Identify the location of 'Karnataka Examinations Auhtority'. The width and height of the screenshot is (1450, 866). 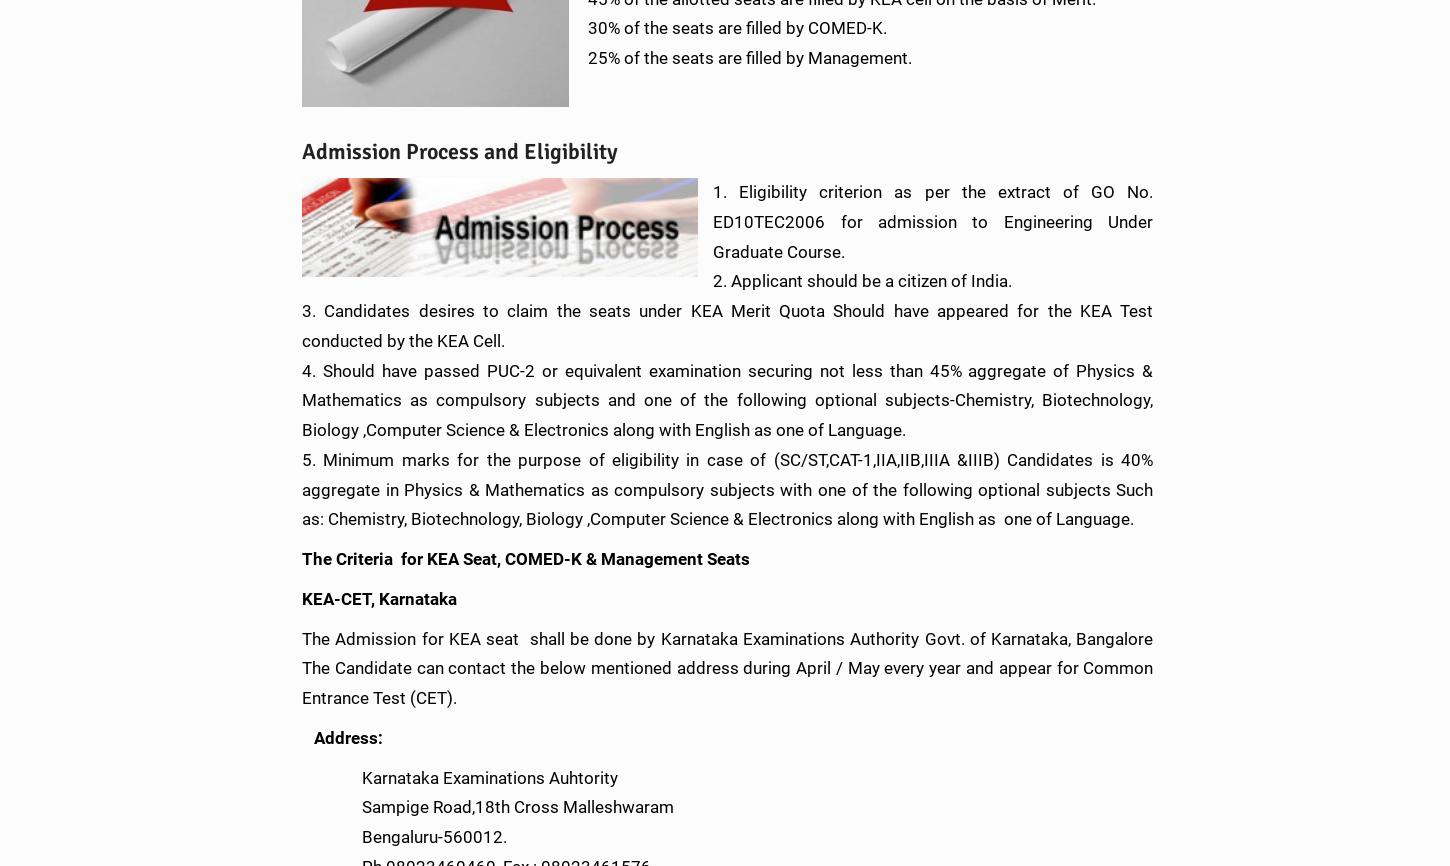
(302, 775).